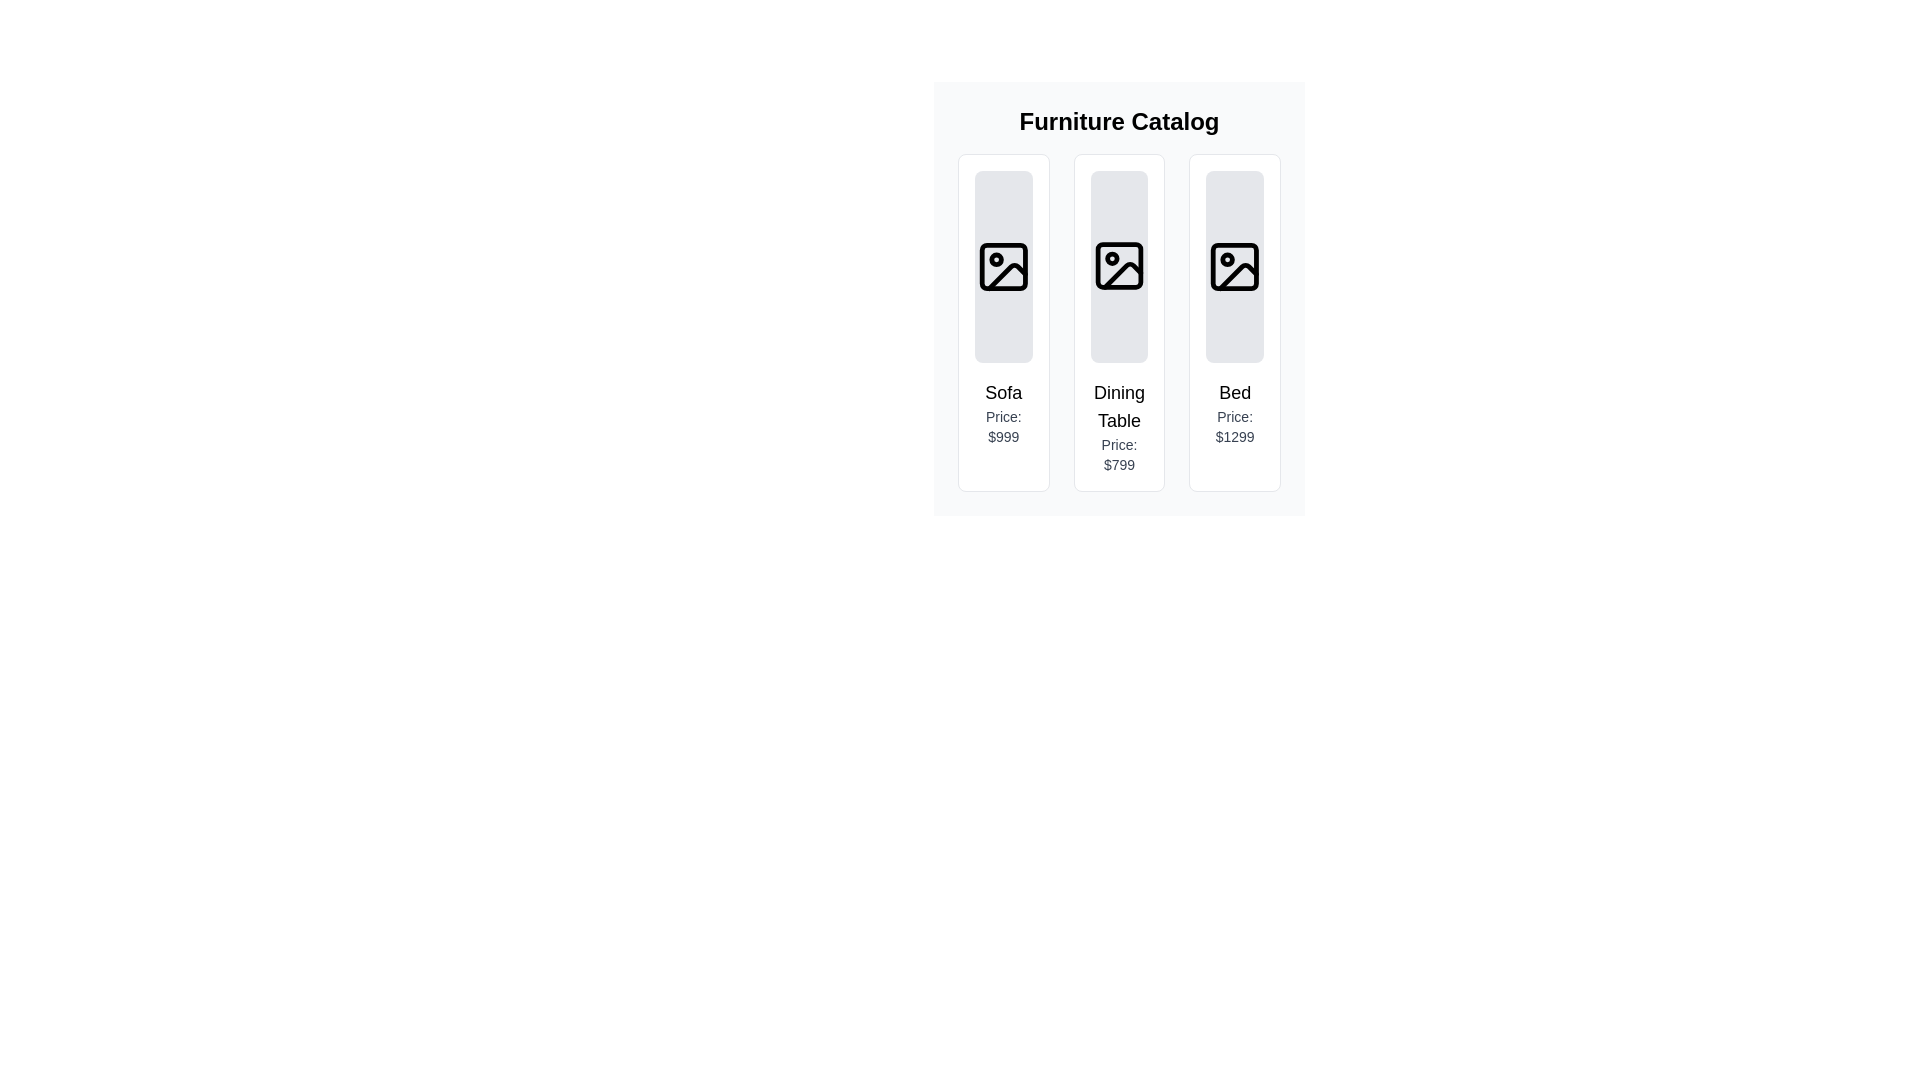 The height and width of the screenshot is (1080, 1920). I want to click on price information displayed in the text label located beneath the title 'Sofa' within the first product card, so click(1003, 426).